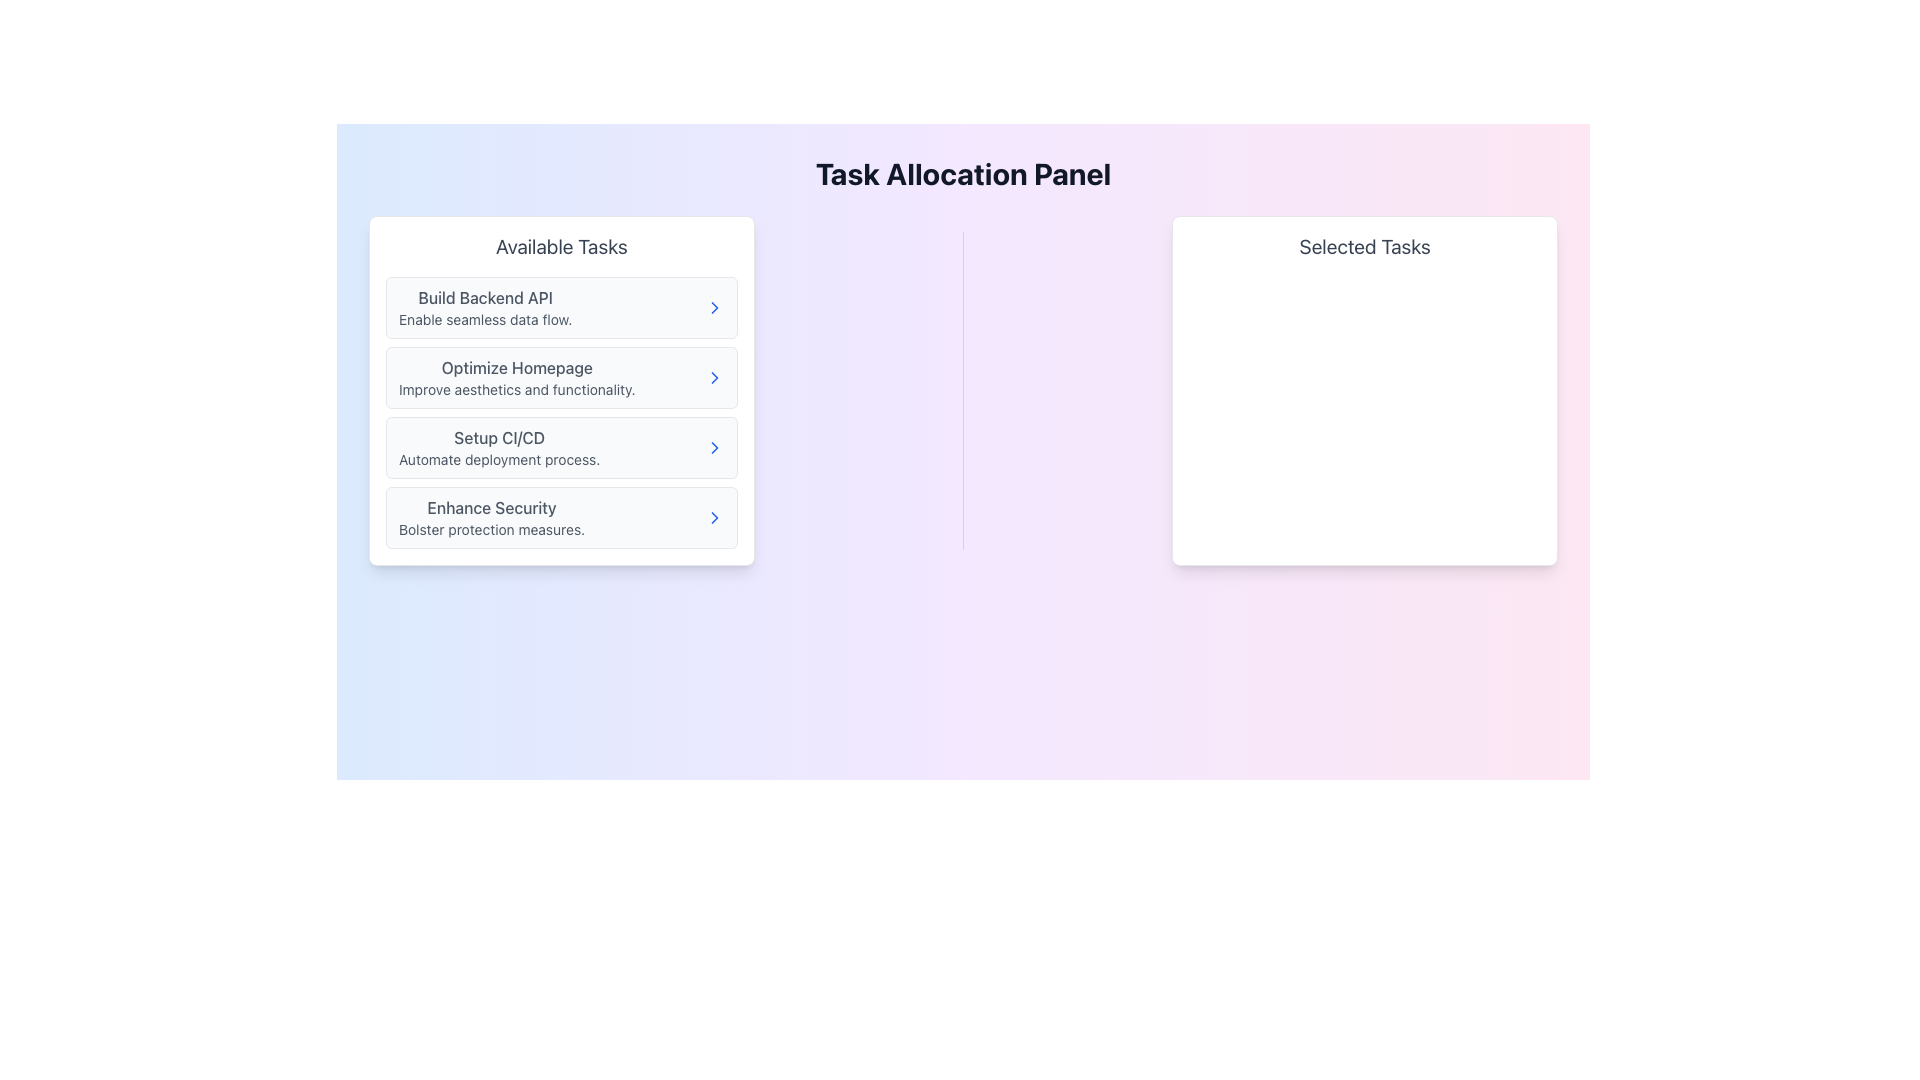  Describe the element at coordinates (485, 319) in the screenshot. I see `the text label that provides supplementary information for the 'Build Backend API' task located in the first row of the task list under the 'Available Tasks' section` at that location.